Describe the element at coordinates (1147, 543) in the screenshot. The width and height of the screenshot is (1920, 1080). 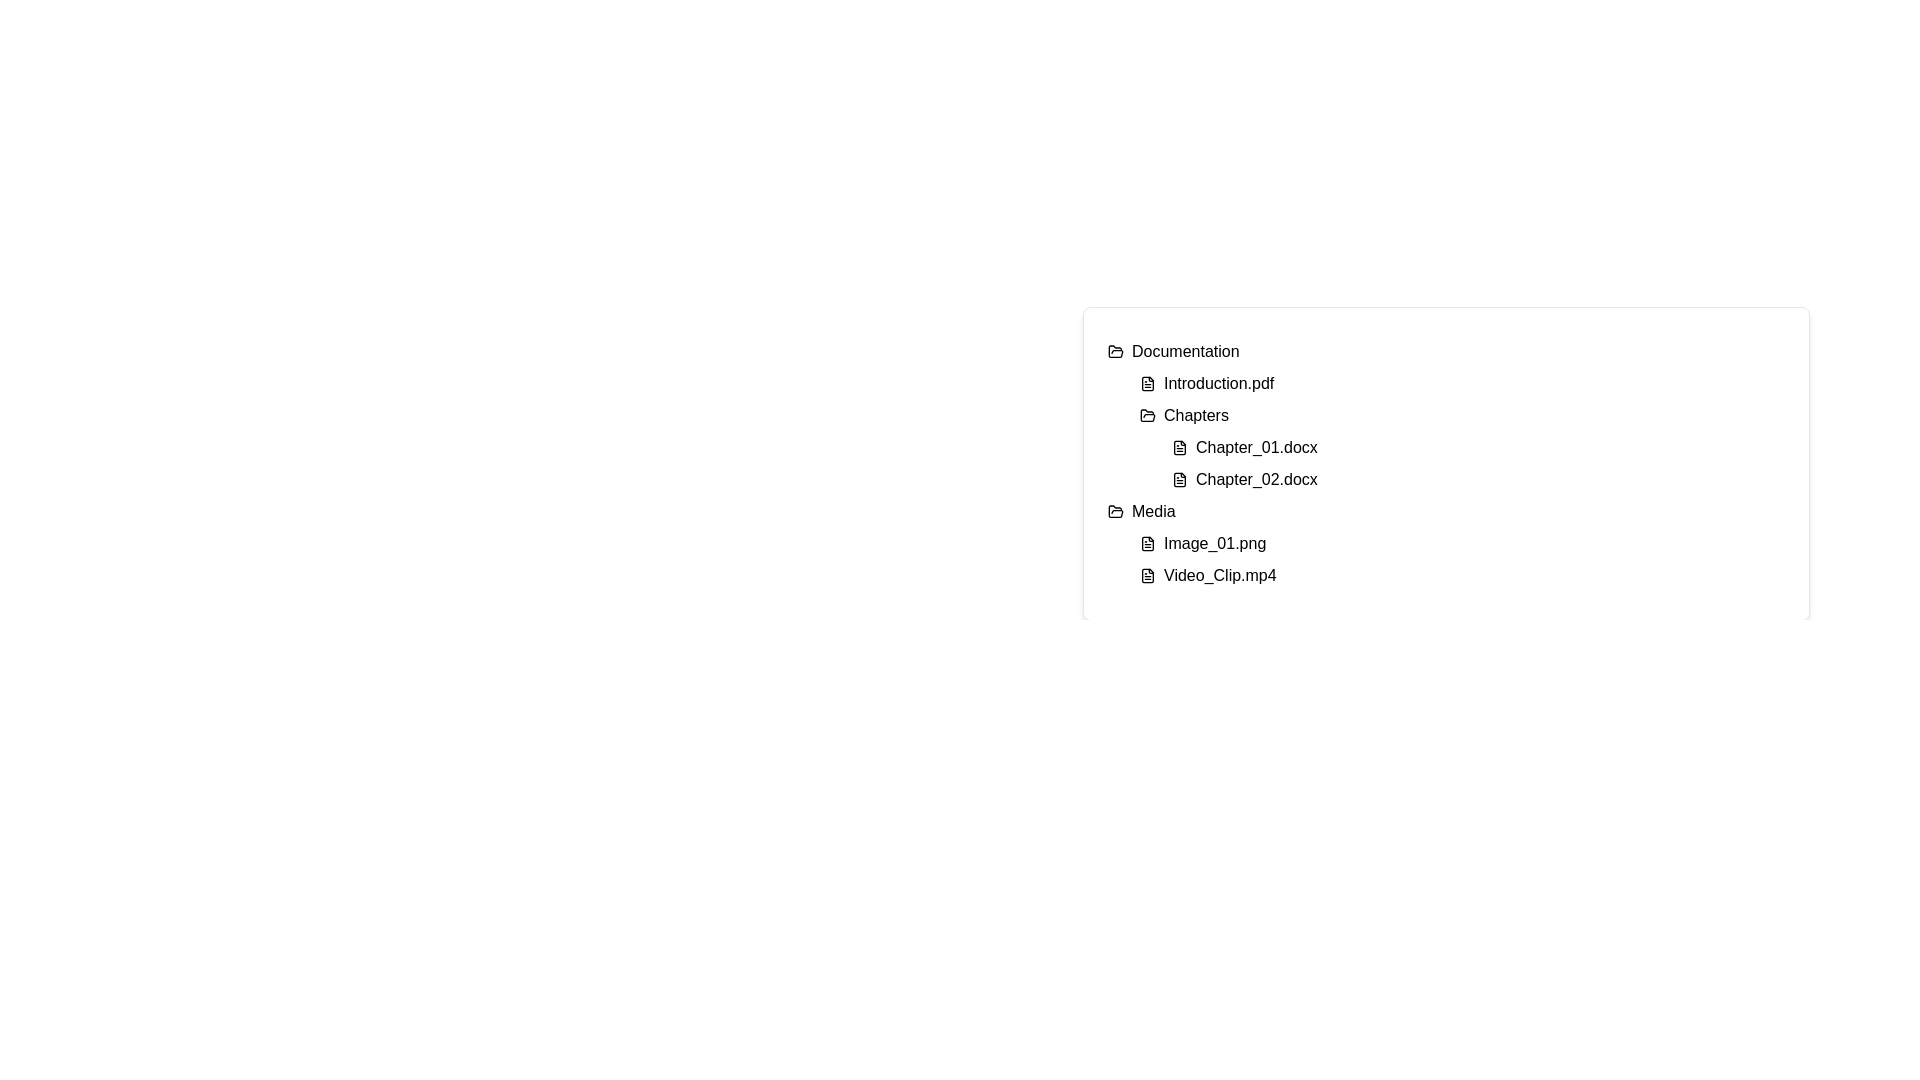
I see `the icon representing 'Image_01.png' file, which is the leftmost component in the row of the Media folder` at that location.